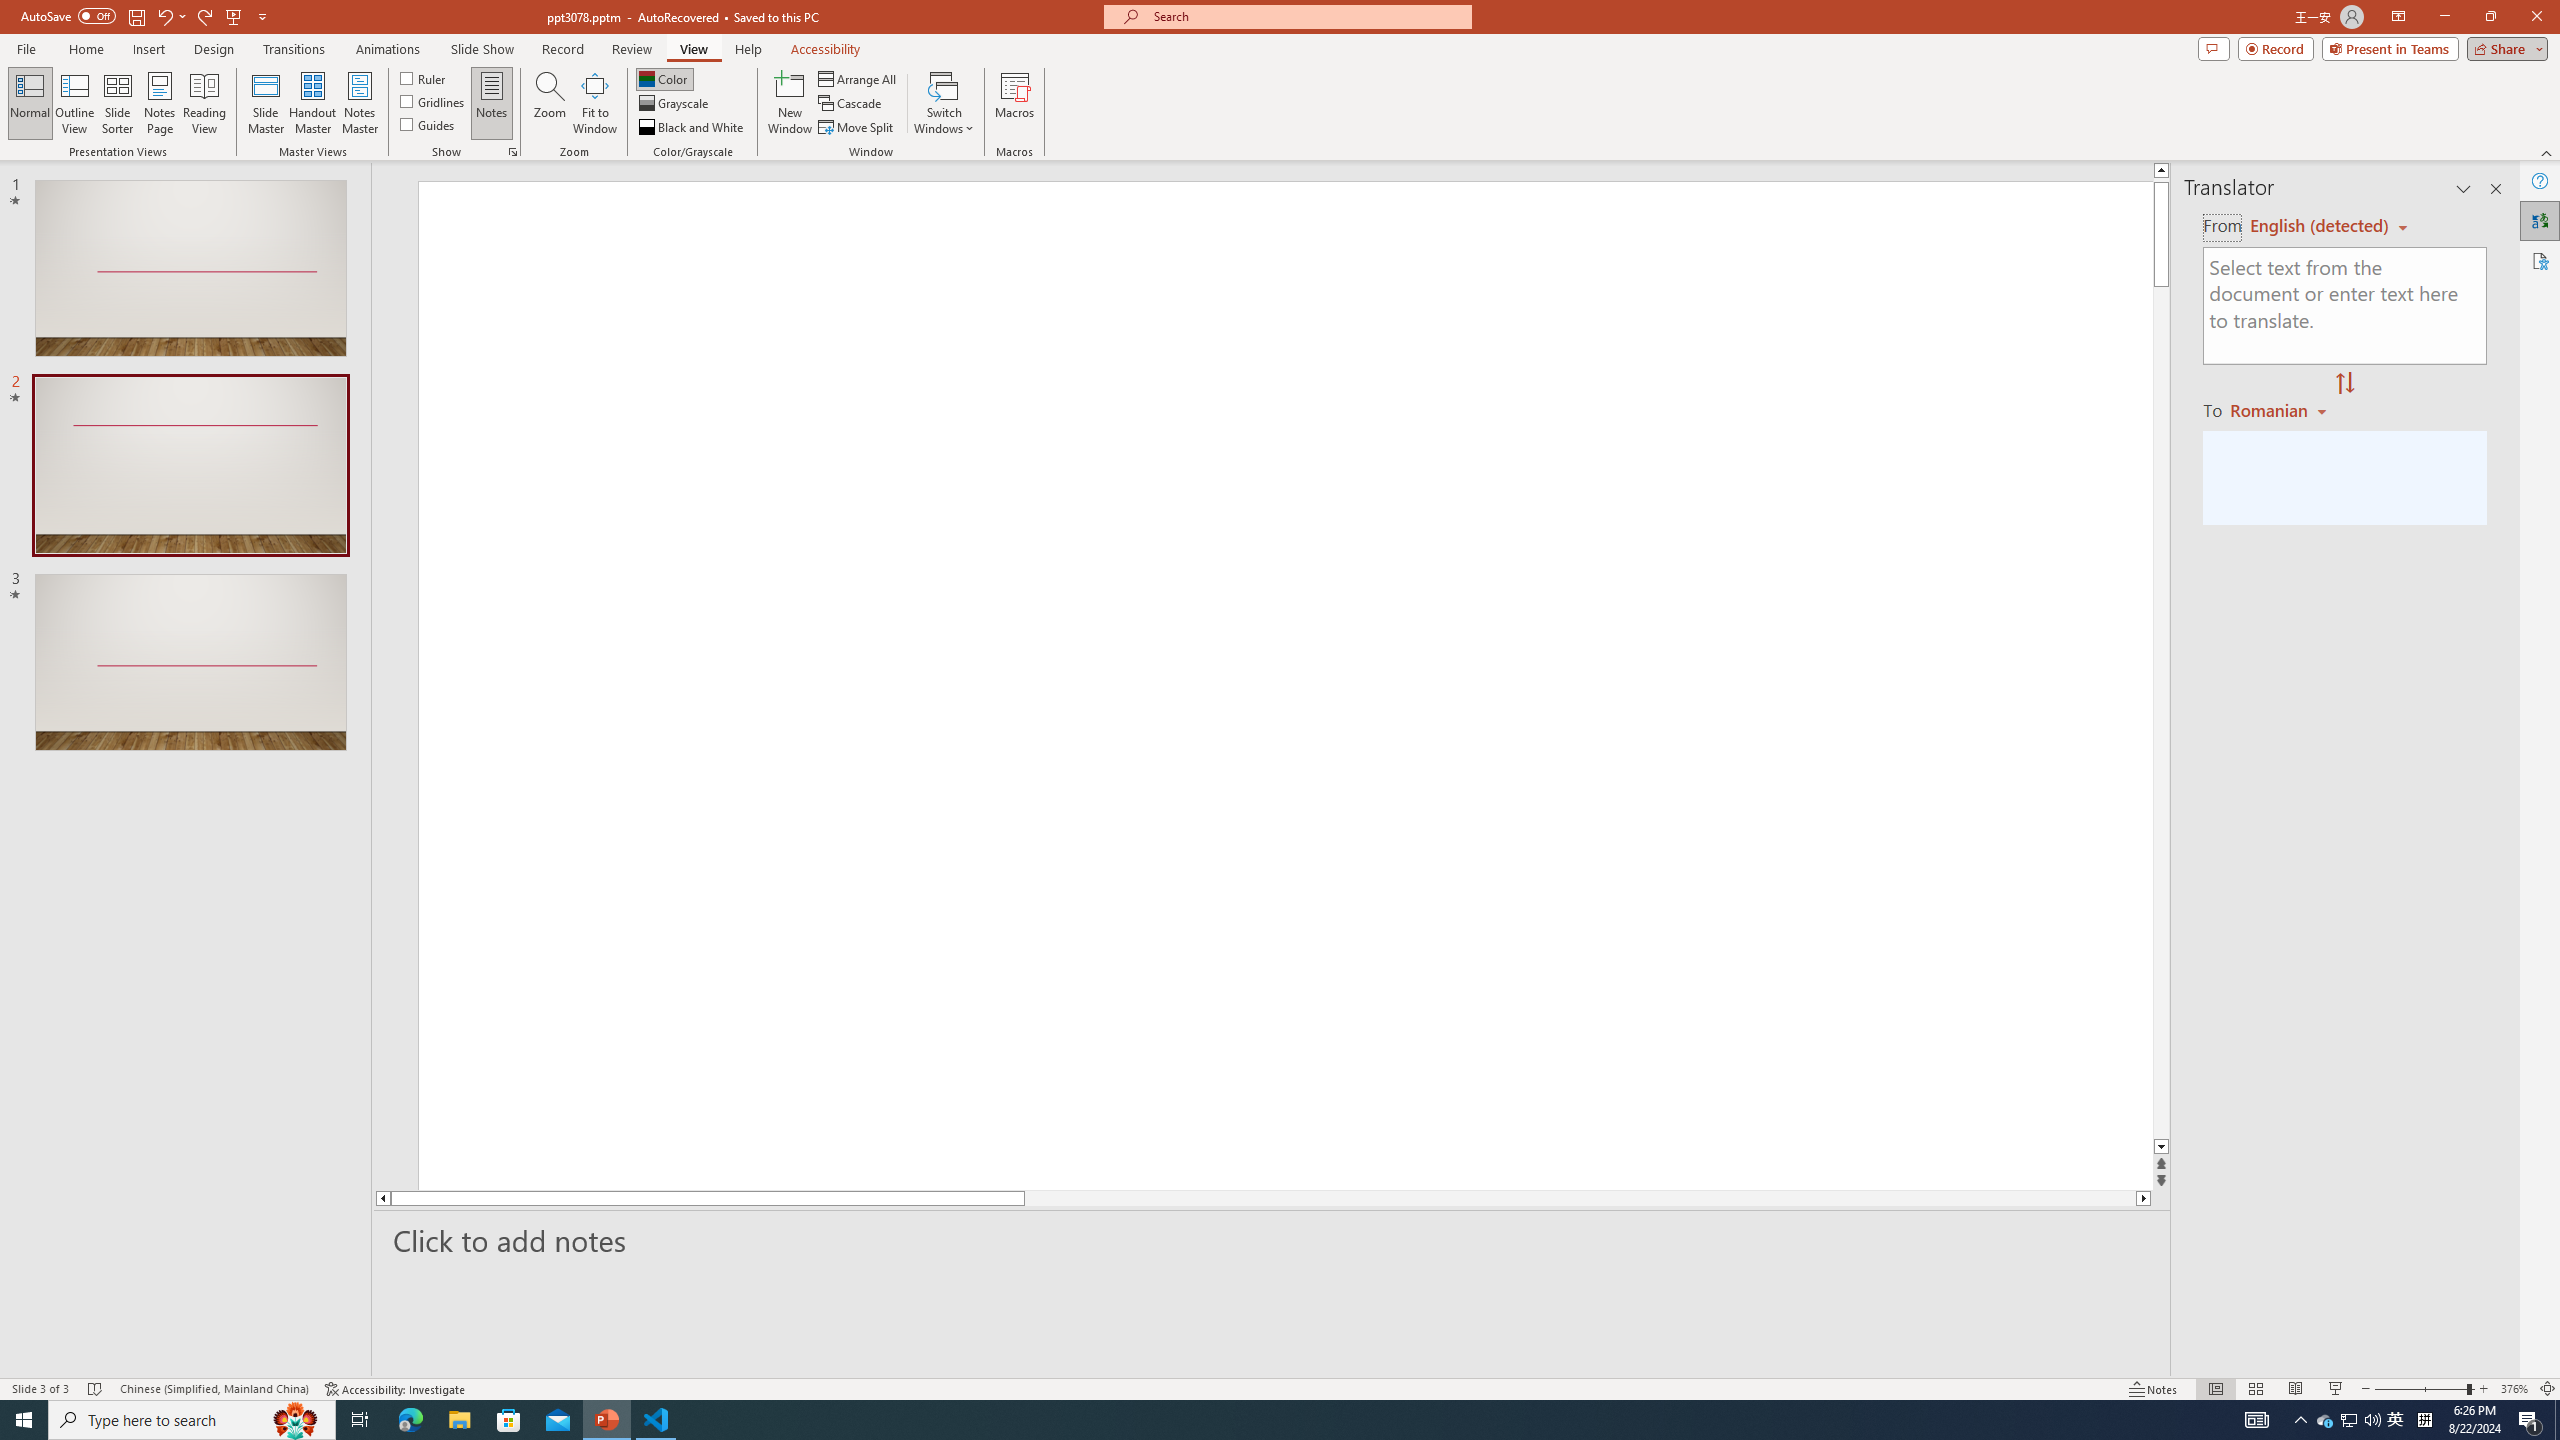 Image resolution: width=2560 pixels, height=1440 pixels. What do you see at coordinates (692, 127) in the screenshot?
I see `'Black and White'` at bounding box center [692, 127].